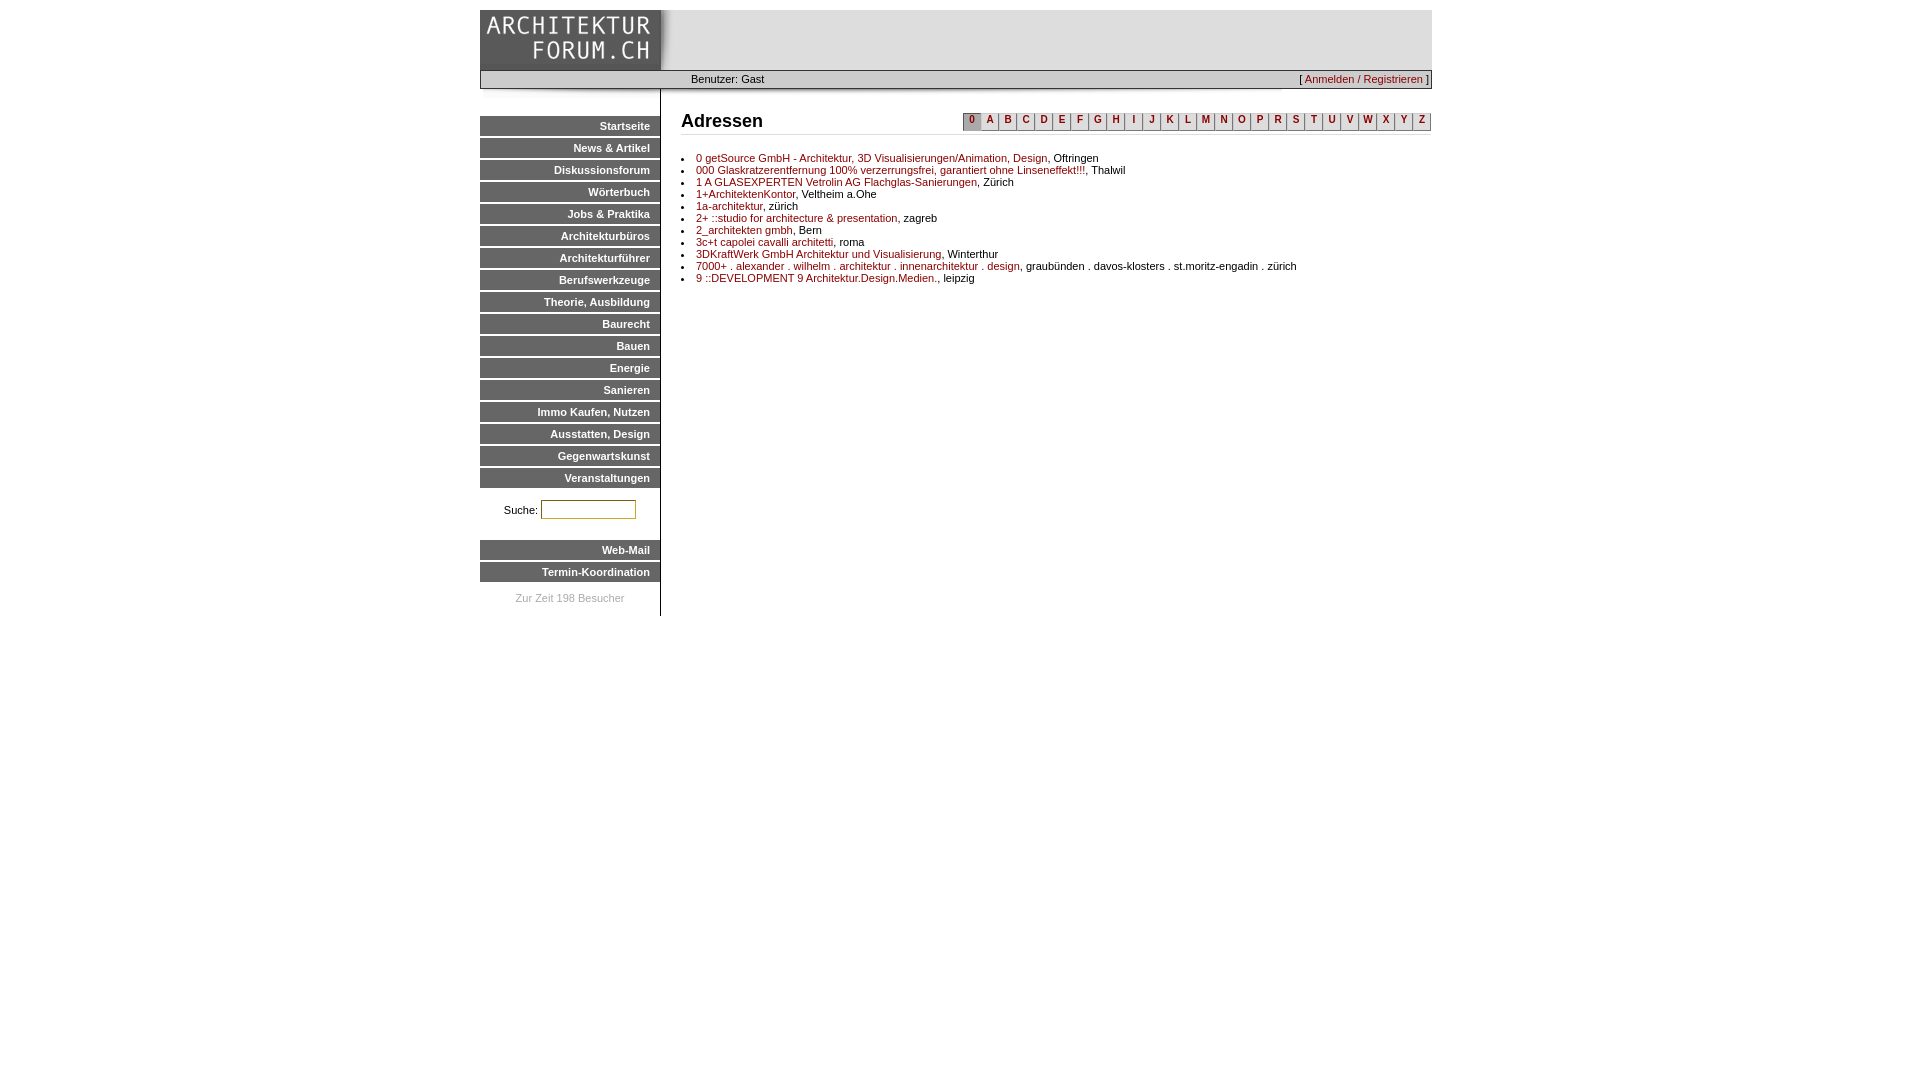  What do you see at coordinates (1367, 122) in the screenshot?
I see `'W'` at bounding box center [1367, 122].